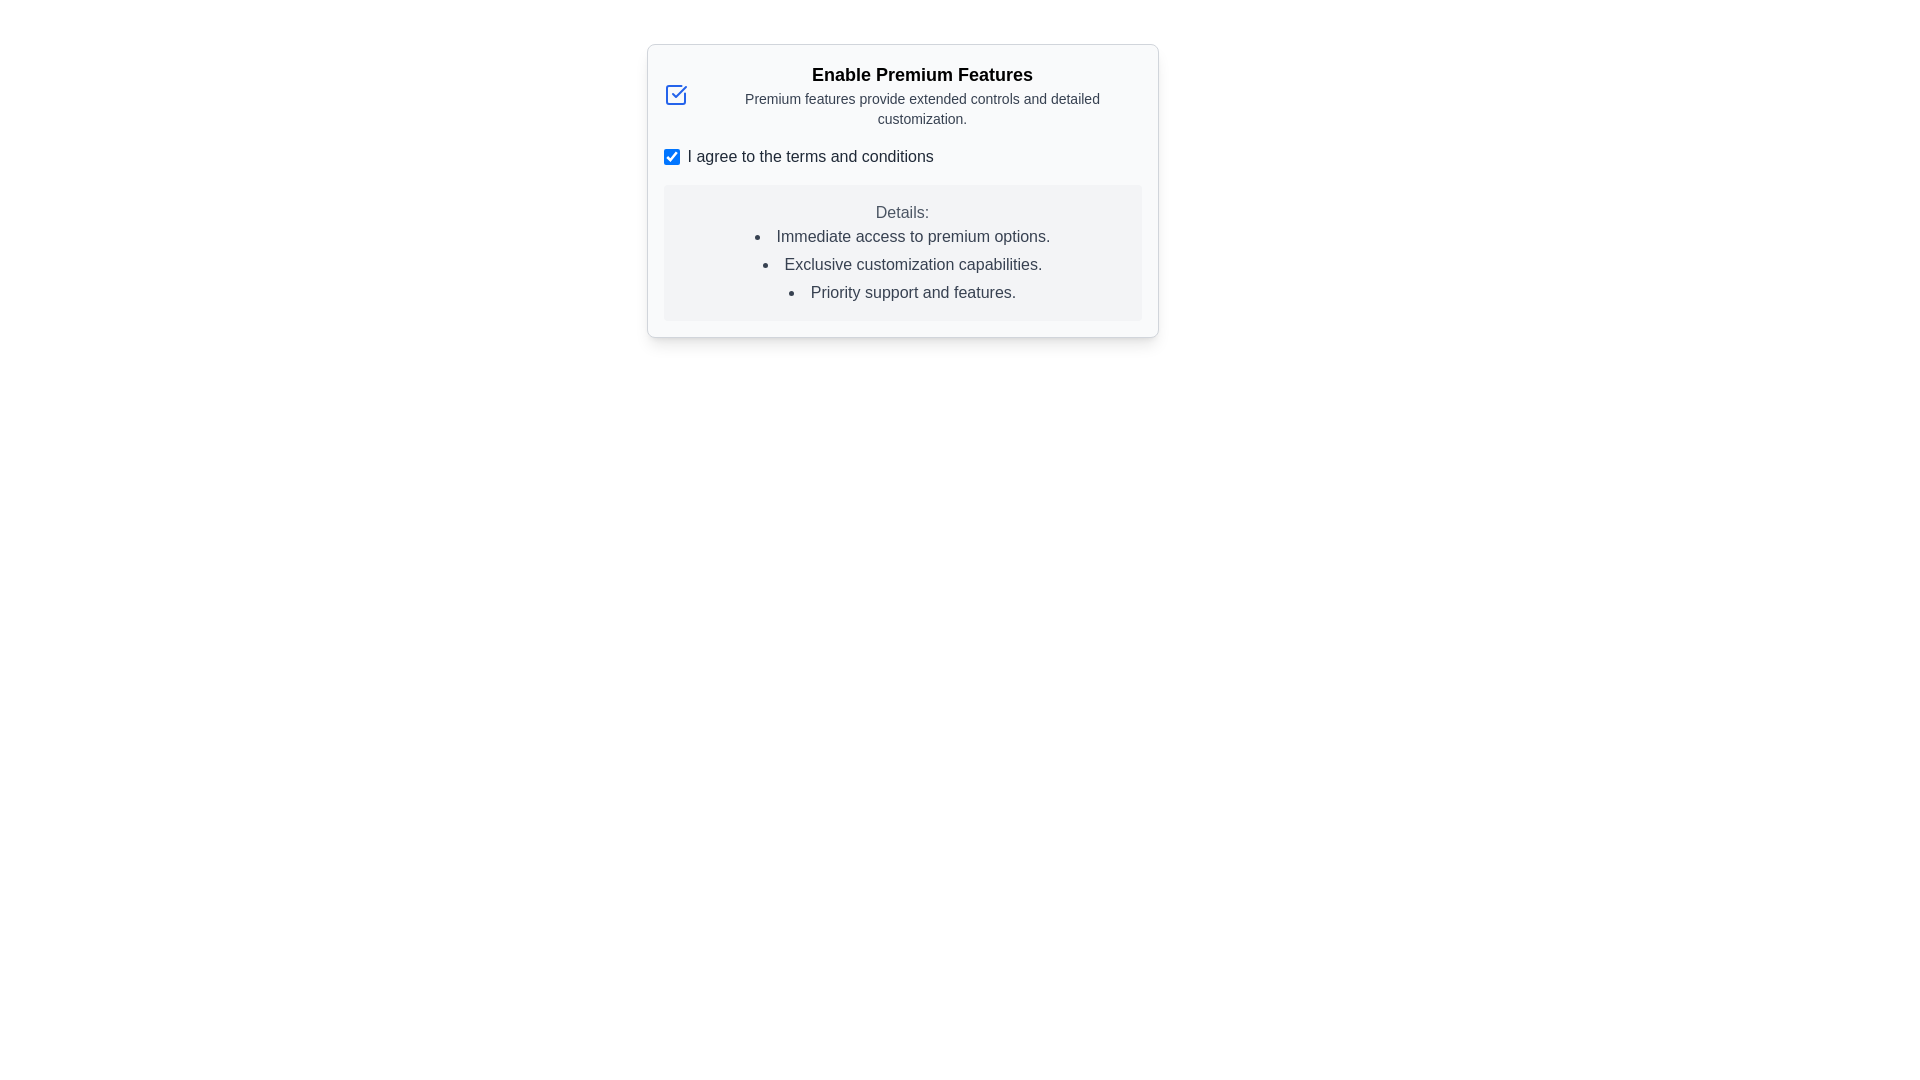 This screenshot has width=1920, height=1080. What do you see at coordinates (901, 156) in the screenshot?
I see `the checkbox labeled 'I agree to the terms and conditions'` at bounding box center [901, 156].